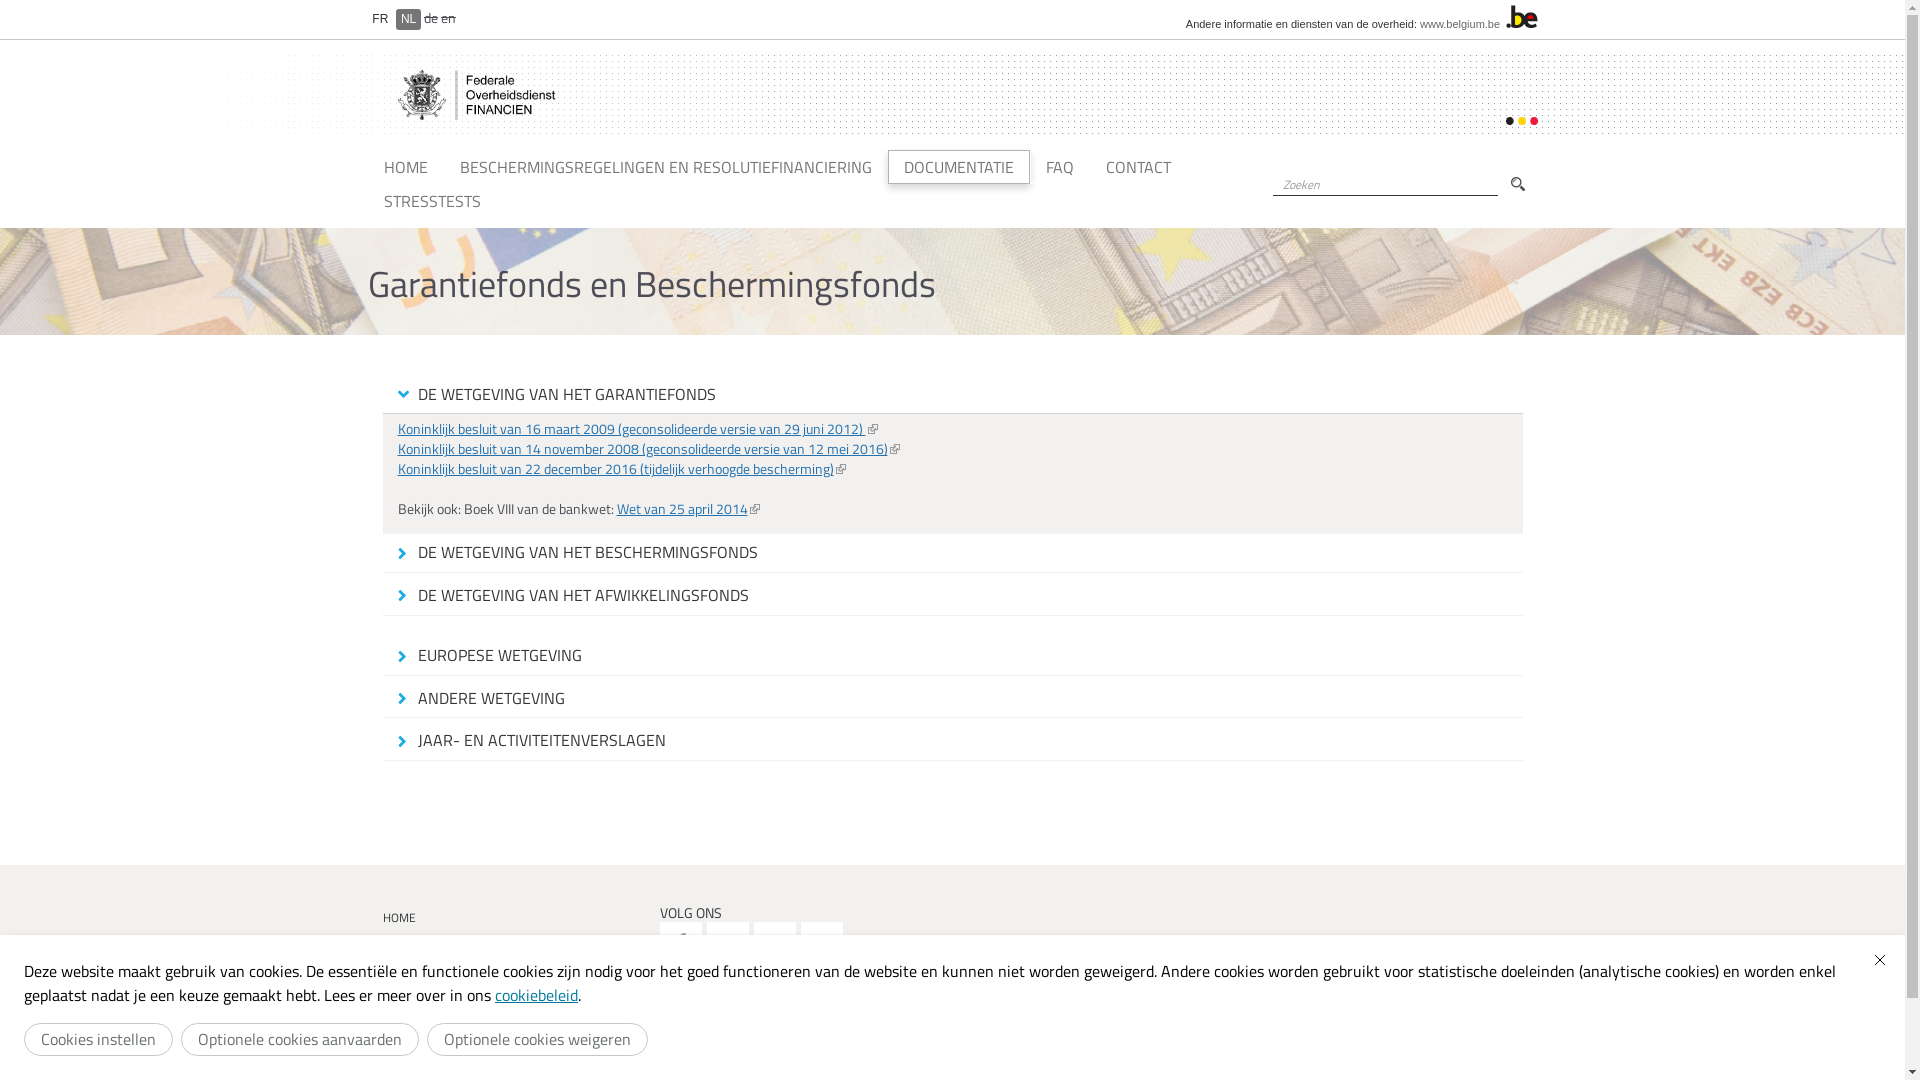 This screenshot has width=1920, height=1080. What do you see at coordinates (537, 1038) in the screenshot?
I see `'Optionele cookies weigeren'` at bounding box center [537, 1038].